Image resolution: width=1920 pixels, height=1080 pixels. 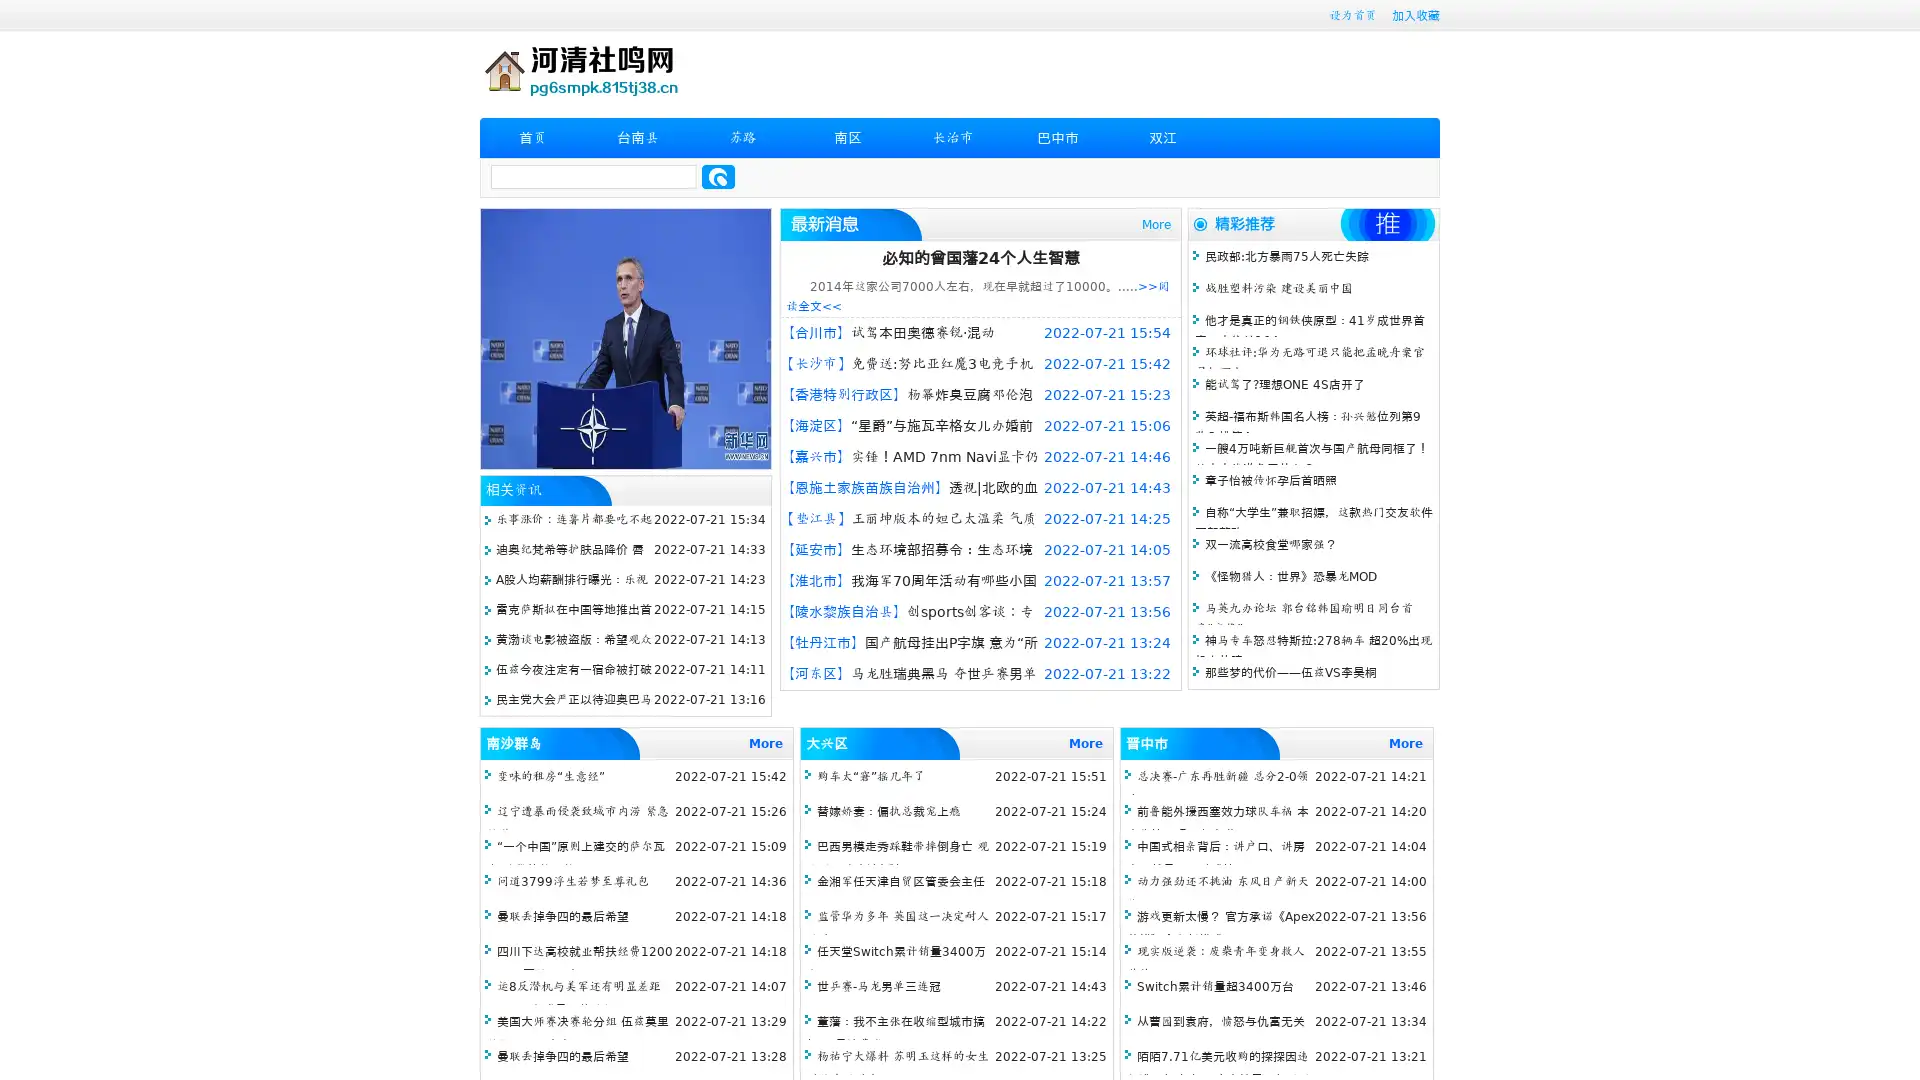 What do you see at coordinates (718, 176) in the screenshot?
I see `Search` at bounding box center [718, 176].